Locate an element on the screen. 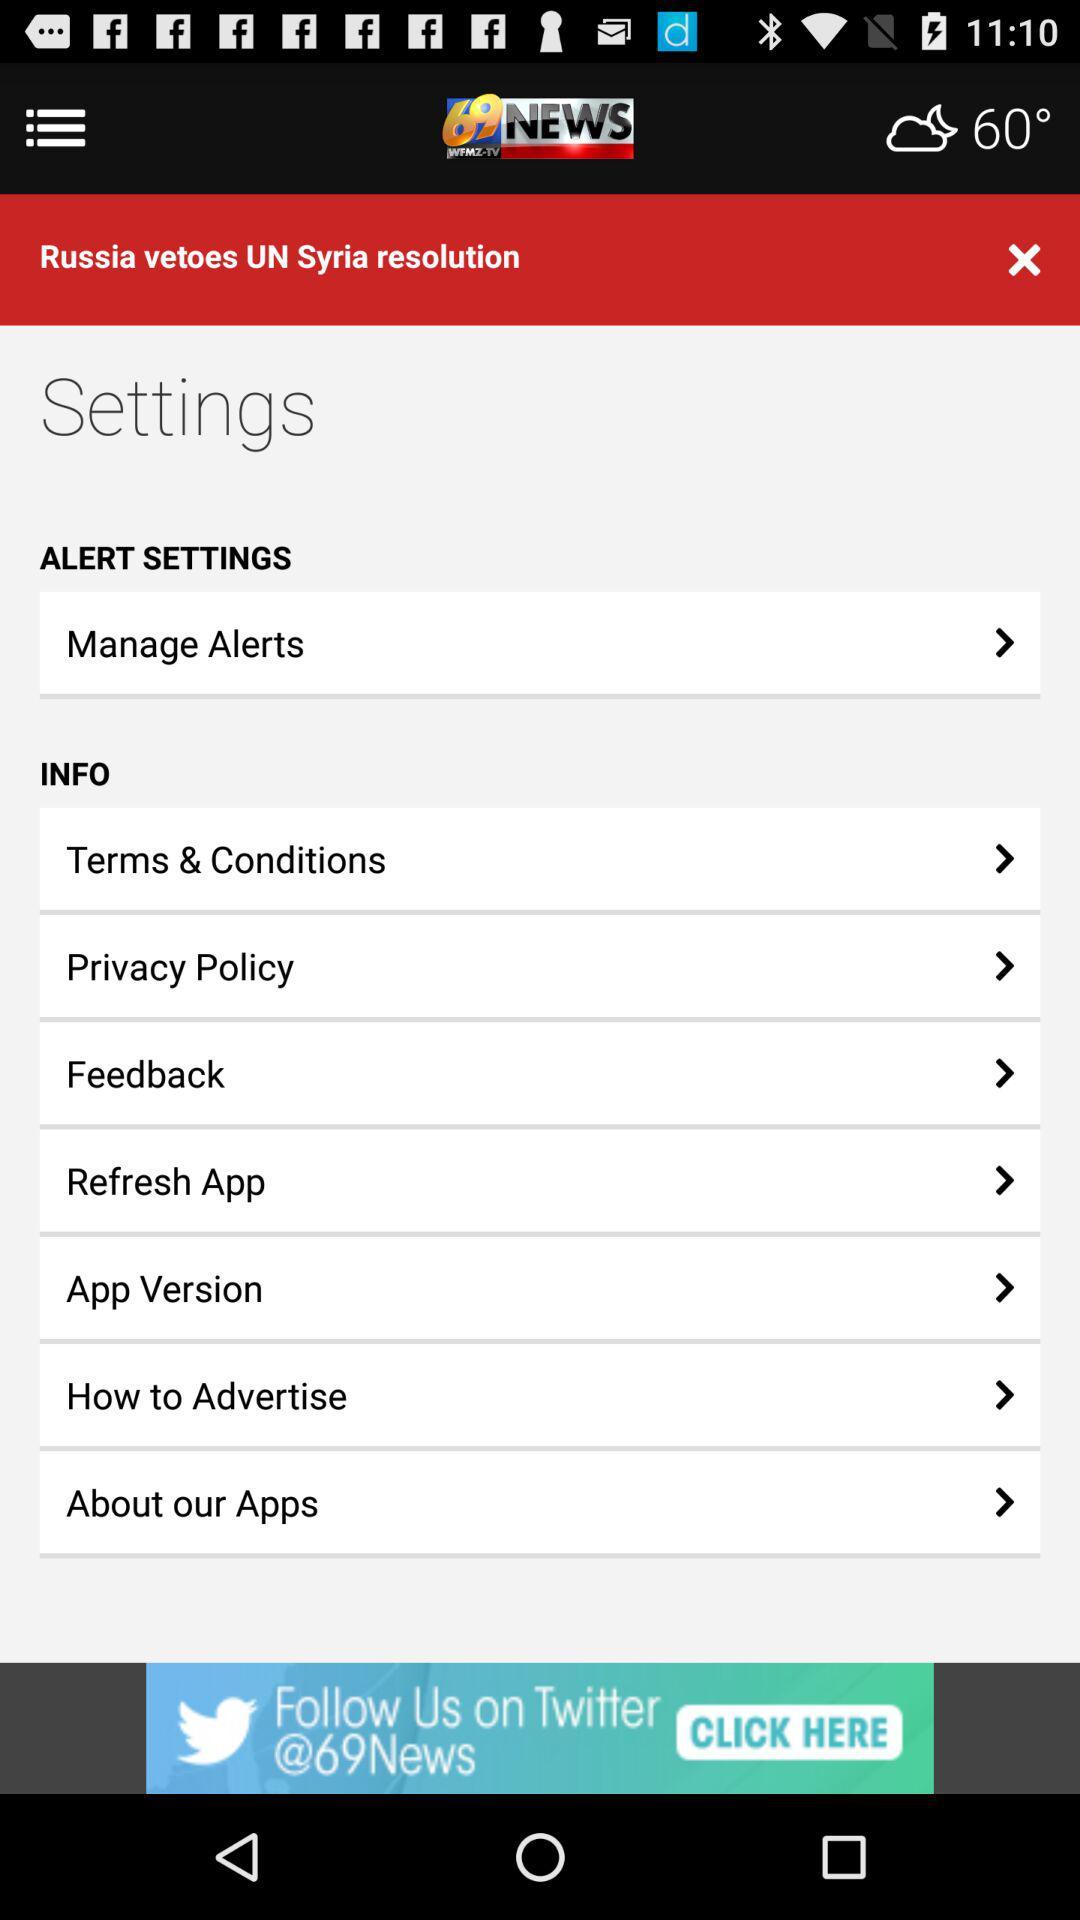 The height and width of the screenshot is (1920, 1080). twitter hyperlink is located at coordinates (540, 1727).